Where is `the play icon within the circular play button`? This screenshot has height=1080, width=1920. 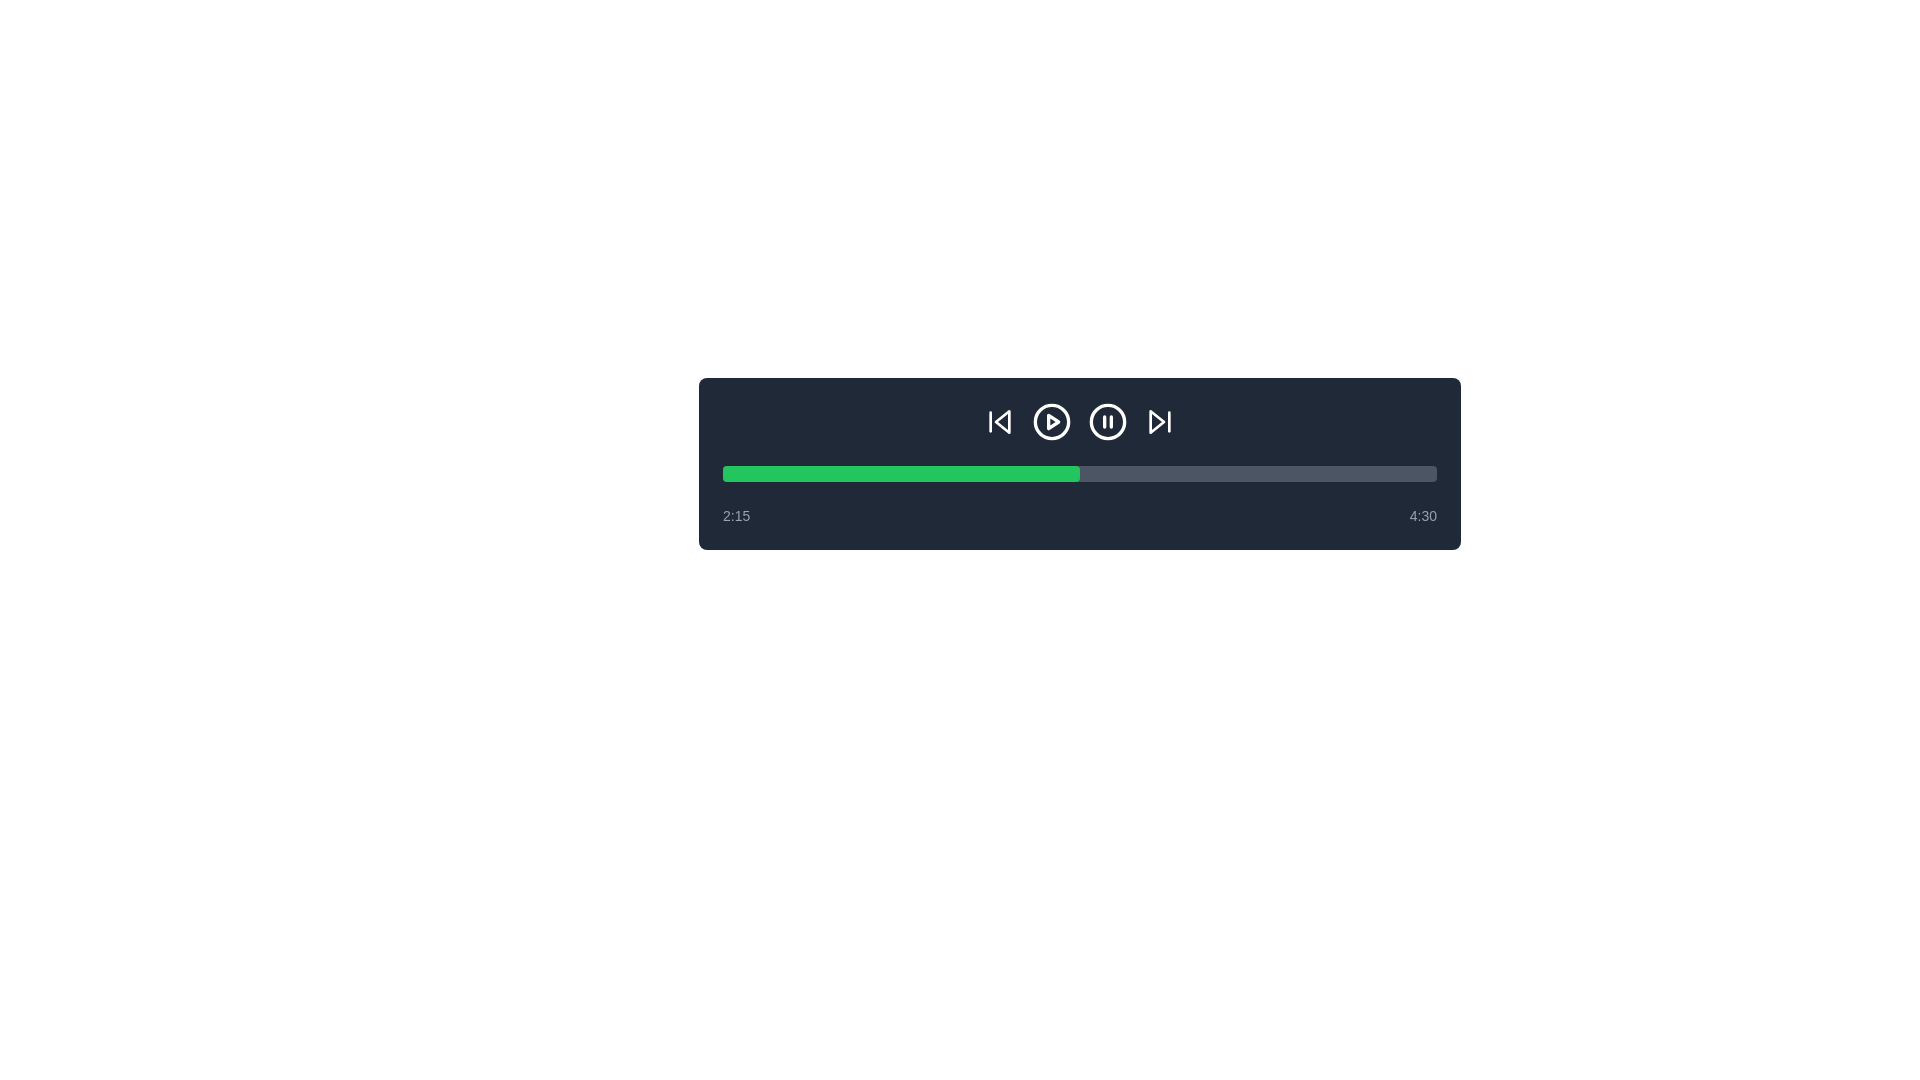
the play icon within the circular play button is located at coordinates (1052, 420).